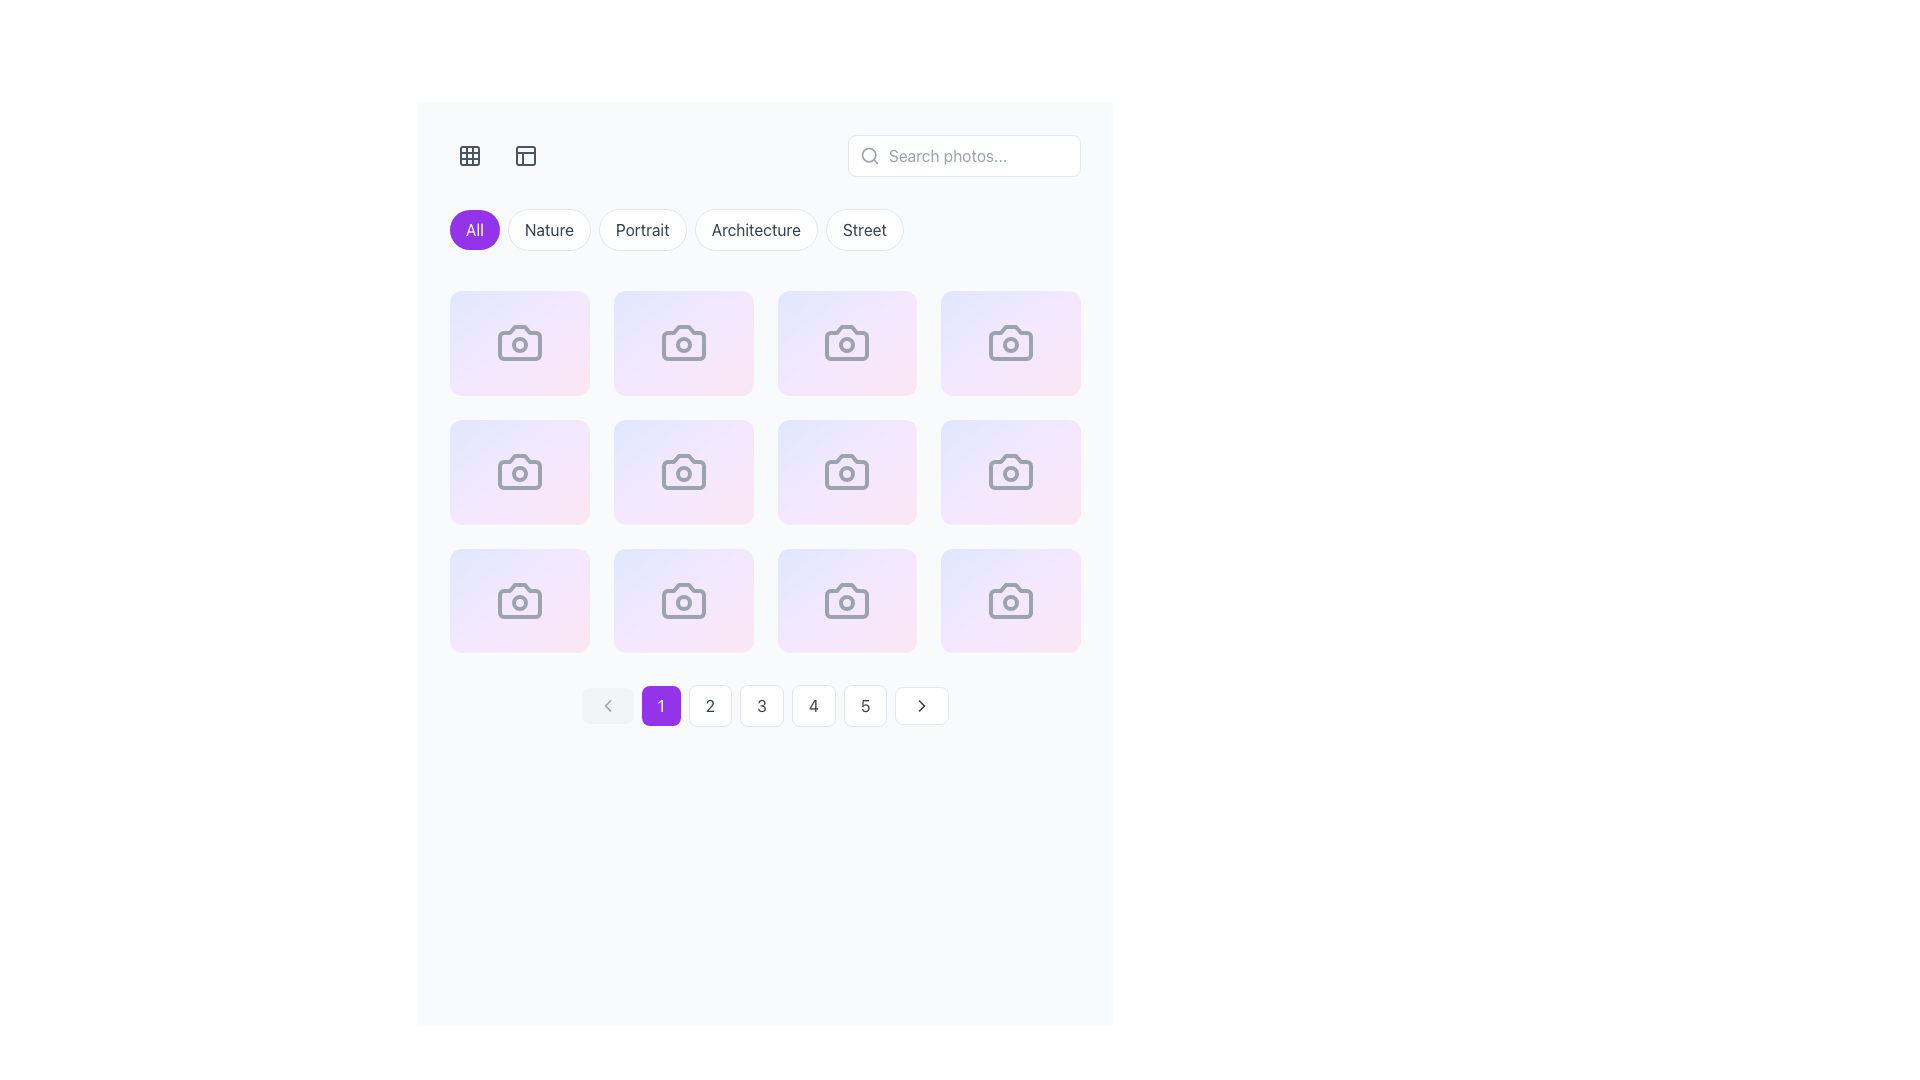  Describe the element at coordinates (1011, 600) in the screenshot. I see `to select the Image Card, which is a rounded rectangle with a soft gradient background and a light gray camera icon at its center, located in the last column of the last row of the grid layout` at that location.